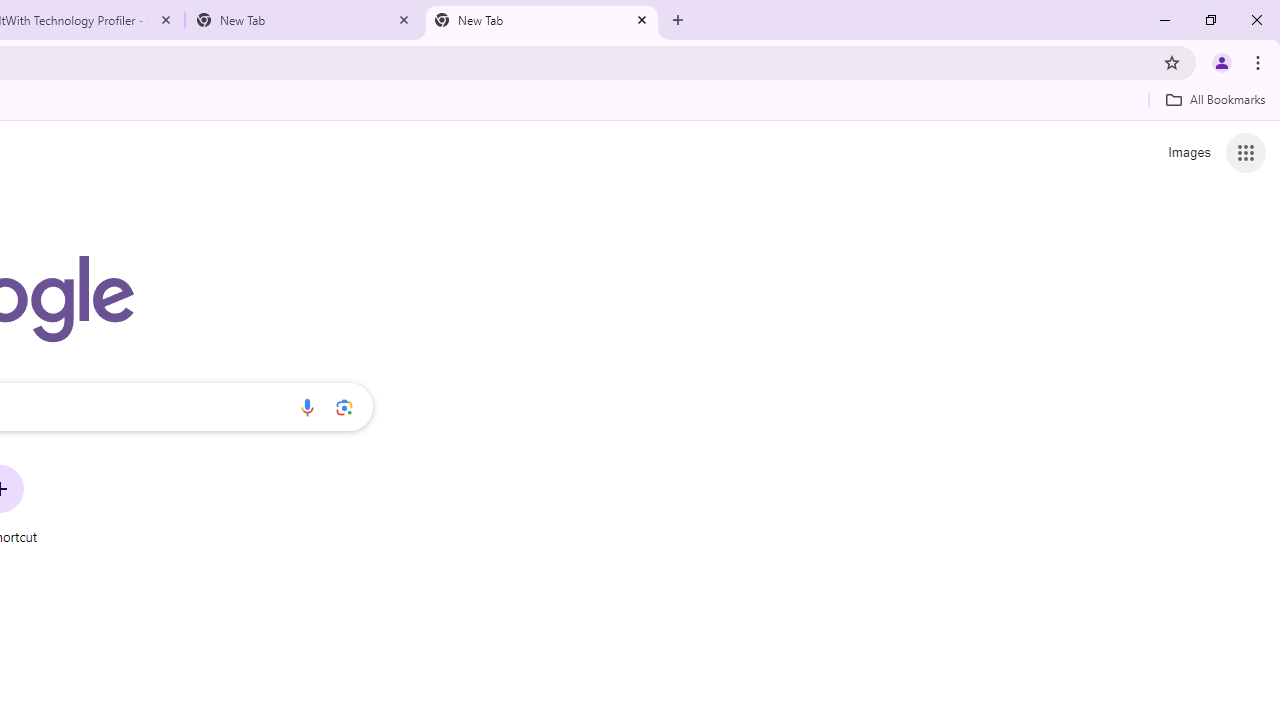 This screenshot has width=1280, height=720. I want to click on 'Search for Images ', so click(1189, 152).